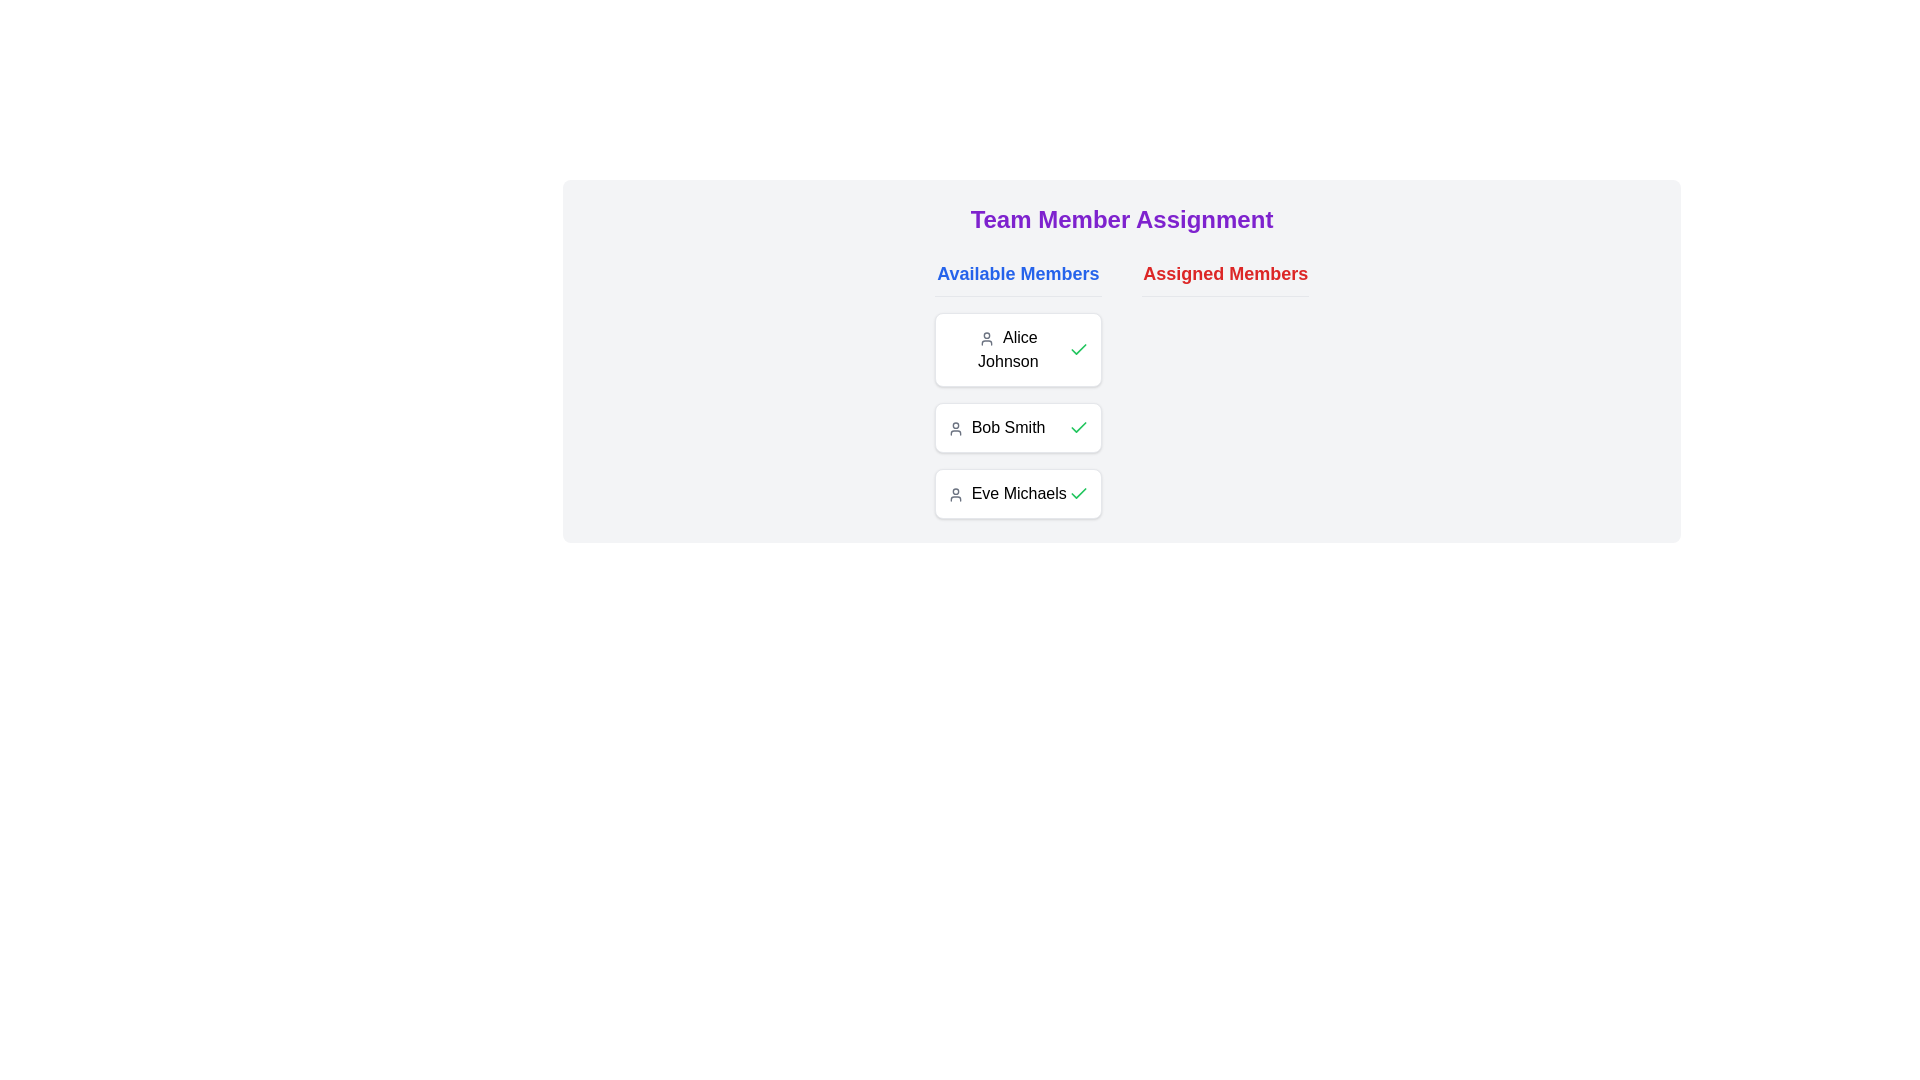 The height and width of the screenshot is (1080, 1920). Describe the element at coordinates (1224, 278) in the screenshot. I see `text label located in the top-right corner of the section that provides context for the assigned team members` at that location.